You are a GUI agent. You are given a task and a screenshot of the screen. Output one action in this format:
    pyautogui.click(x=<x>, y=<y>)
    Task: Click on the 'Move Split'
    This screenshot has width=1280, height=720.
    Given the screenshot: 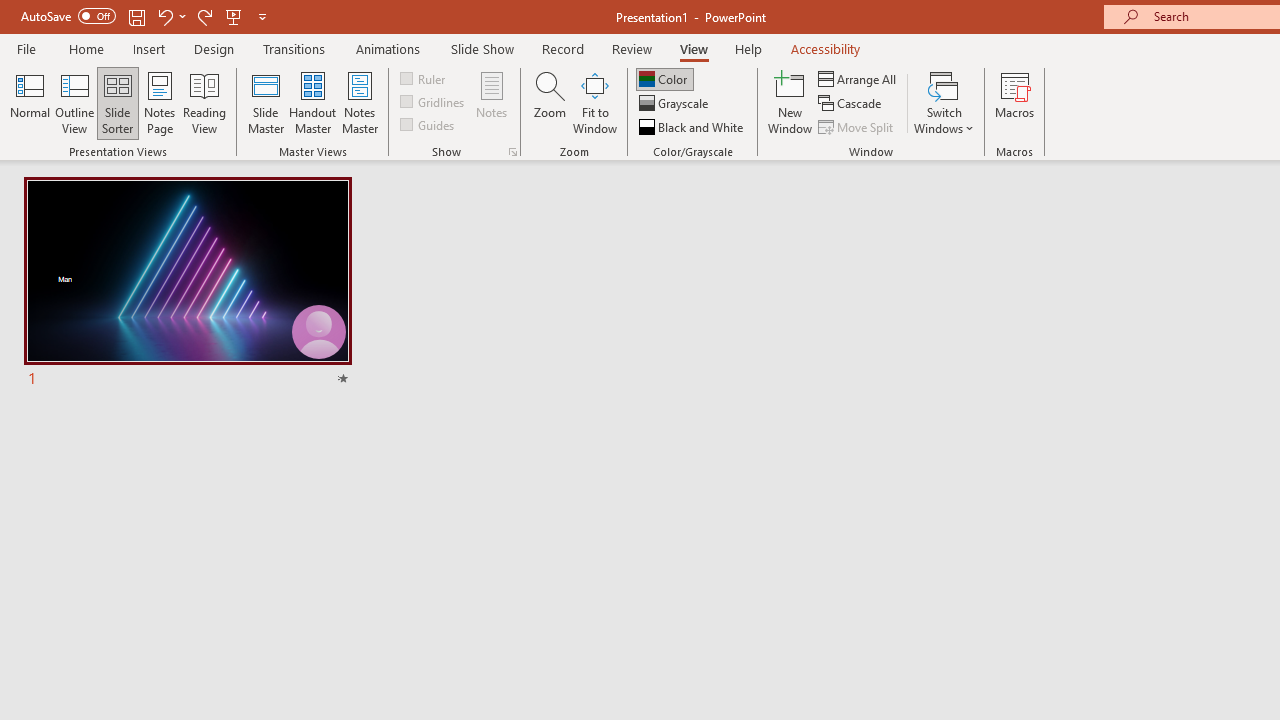 What is the action you would take?
    pyautogui.click(x=857, y=127)
    